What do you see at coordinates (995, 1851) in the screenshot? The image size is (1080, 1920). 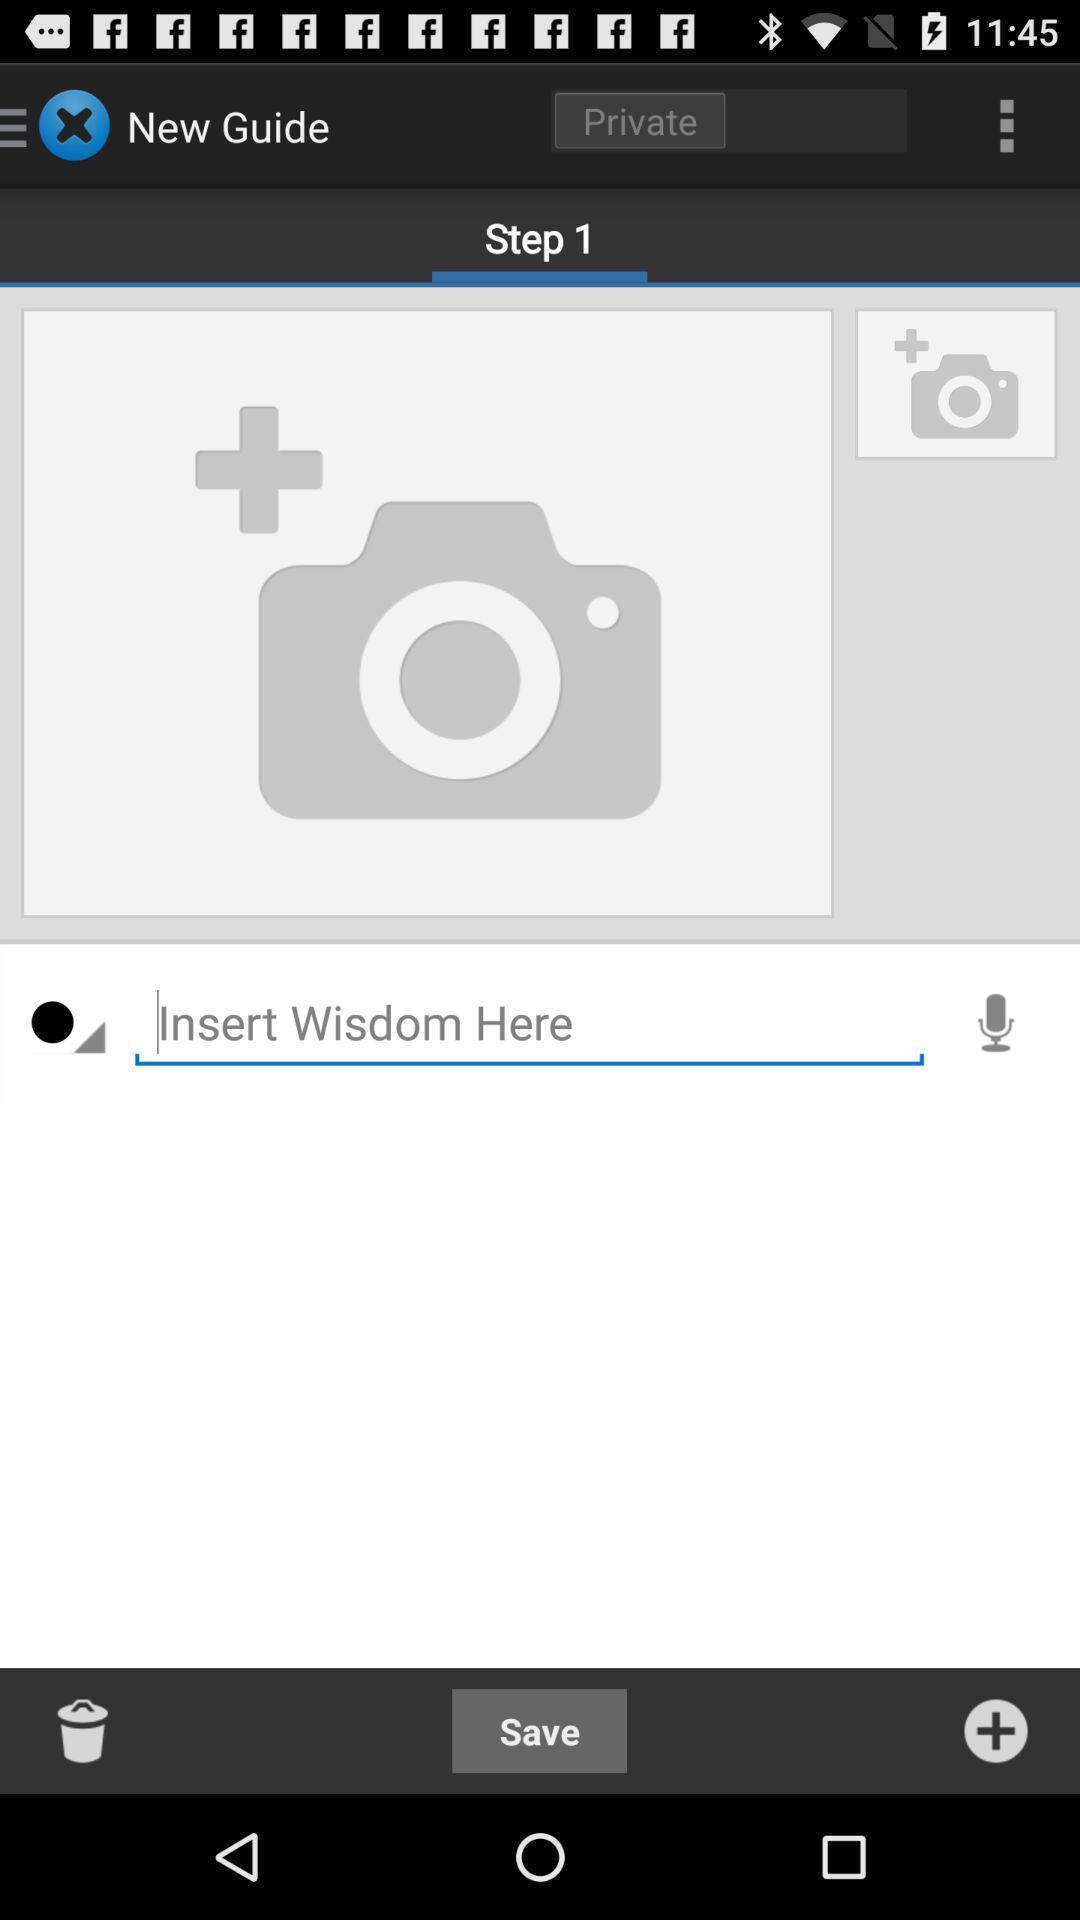 I see `the add icon` at bounding box center [995, 1851].